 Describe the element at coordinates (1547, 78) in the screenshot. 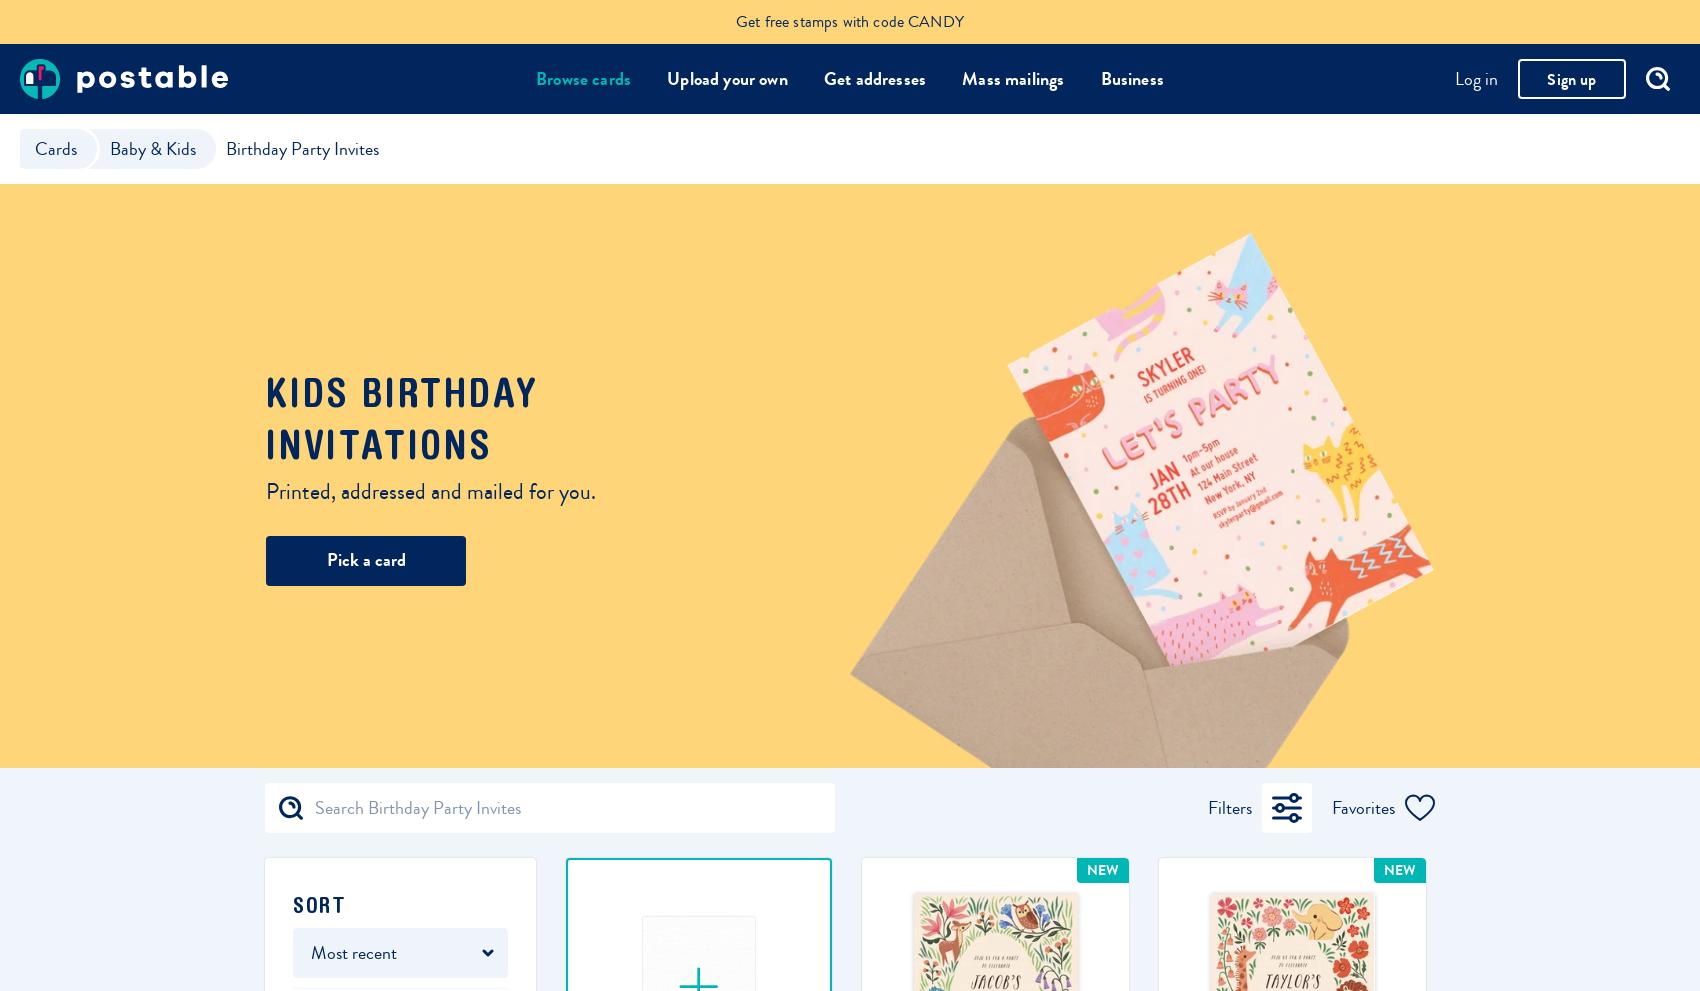

I see `'Sign up'` at that location.